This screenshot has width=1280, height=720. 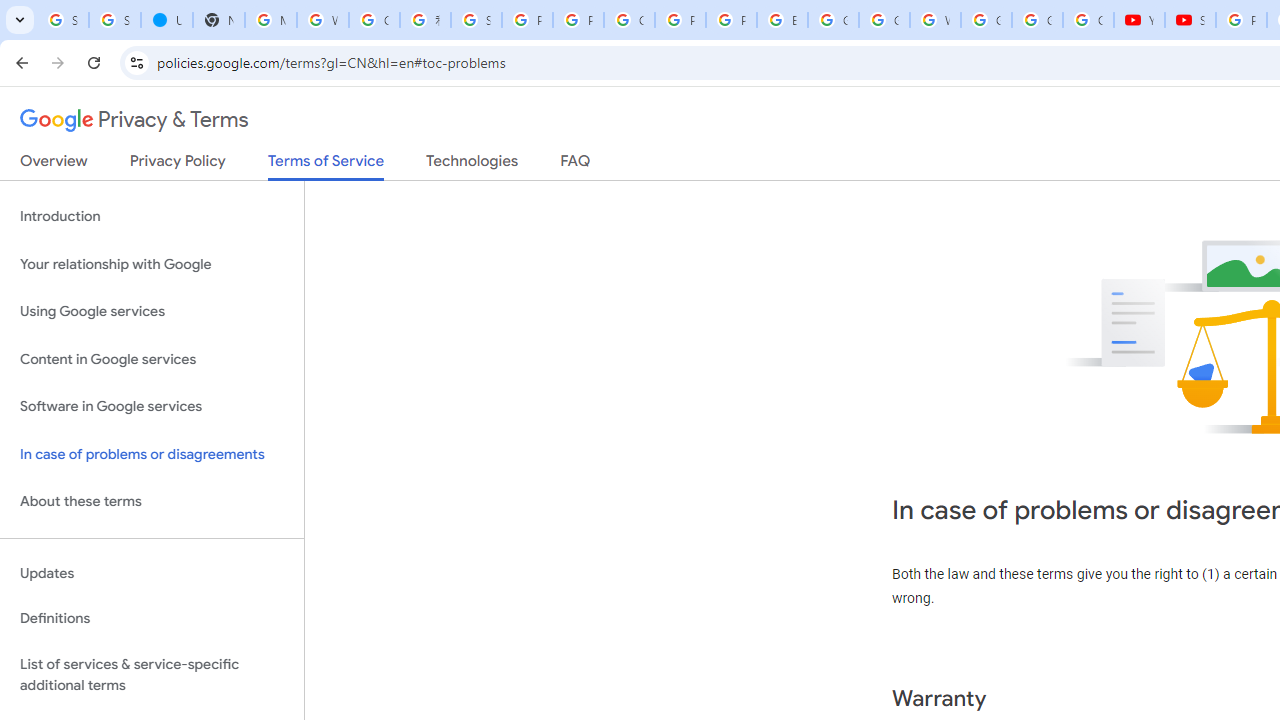 What do you see at coordinates (1038, 20) in the screenshot?
I see `'Google Account'` at bounding box center [1038, 20].